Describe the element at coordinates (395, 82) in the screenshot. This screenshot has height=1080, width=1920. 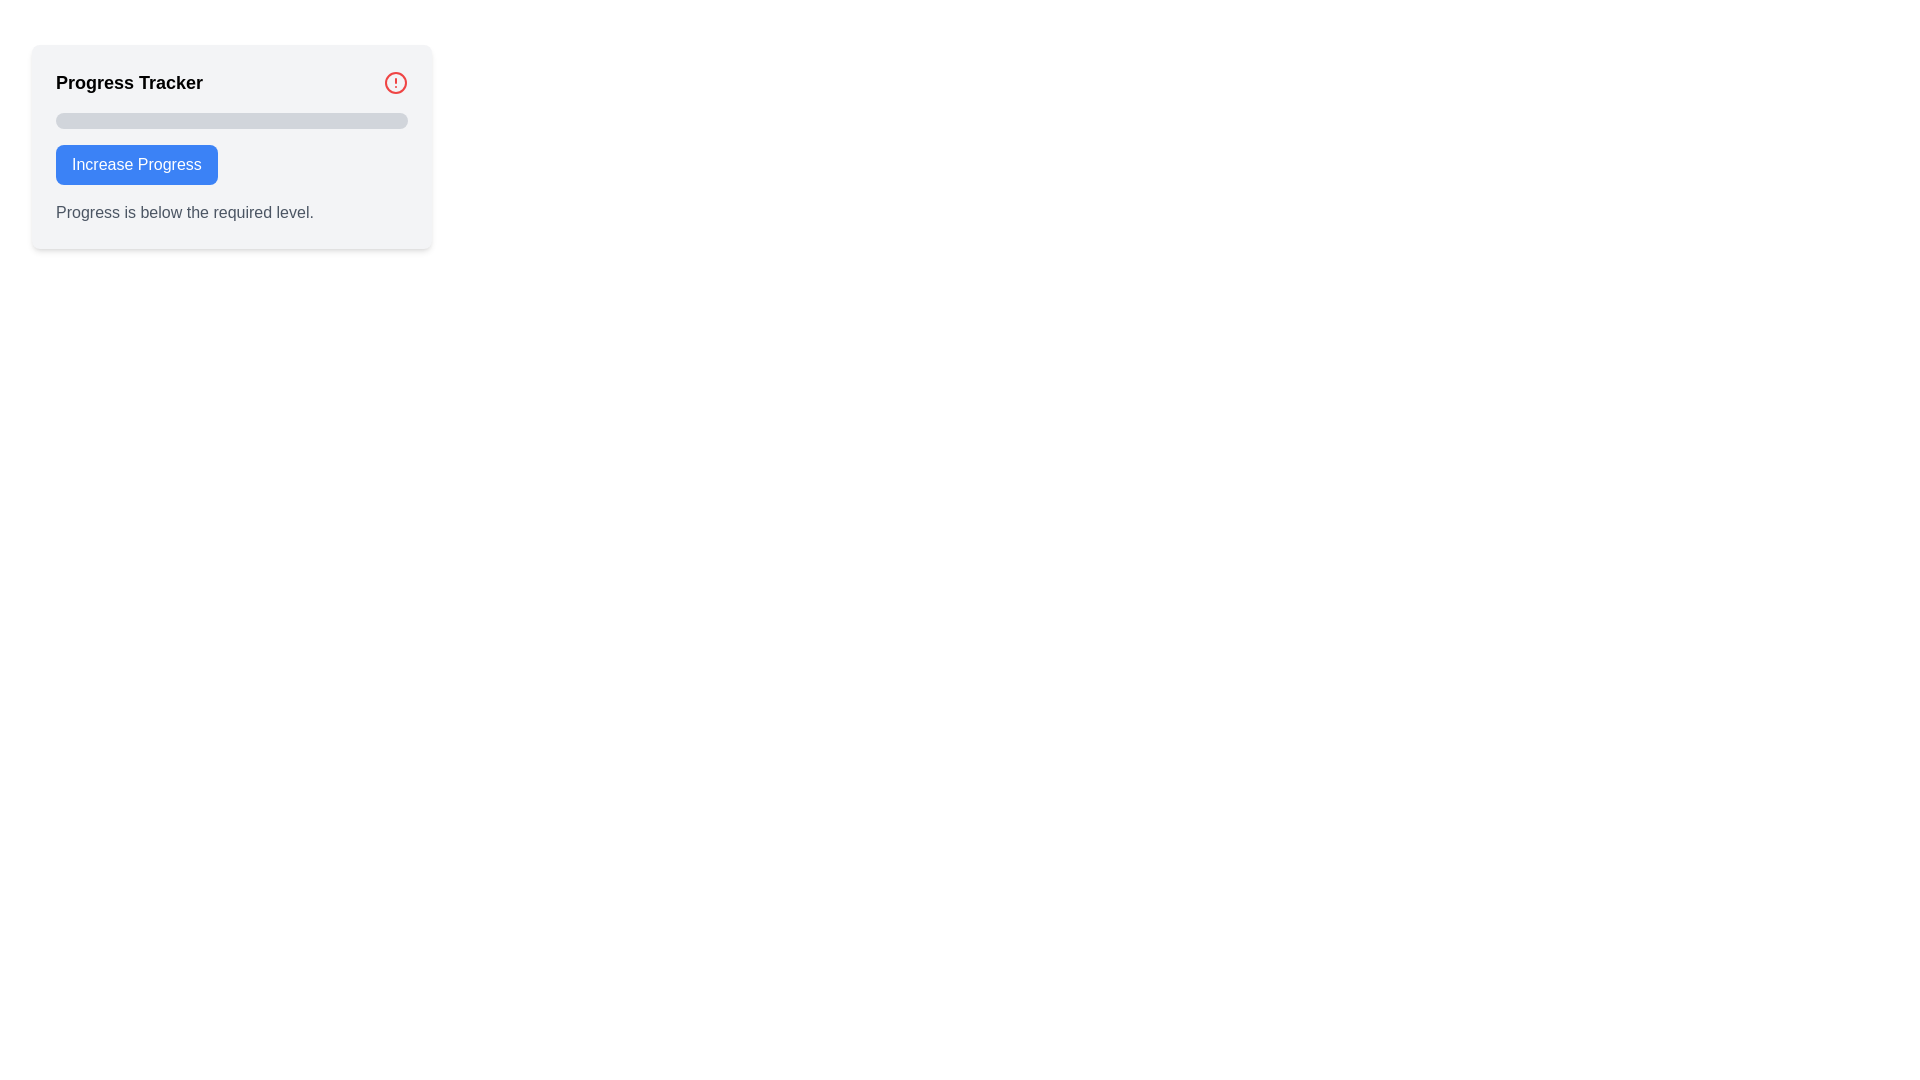
I see `the circular alert shape with a red border located in the upper-right corner of the 'Progress Tracker' card, which indicates an active or critical state` at that location.